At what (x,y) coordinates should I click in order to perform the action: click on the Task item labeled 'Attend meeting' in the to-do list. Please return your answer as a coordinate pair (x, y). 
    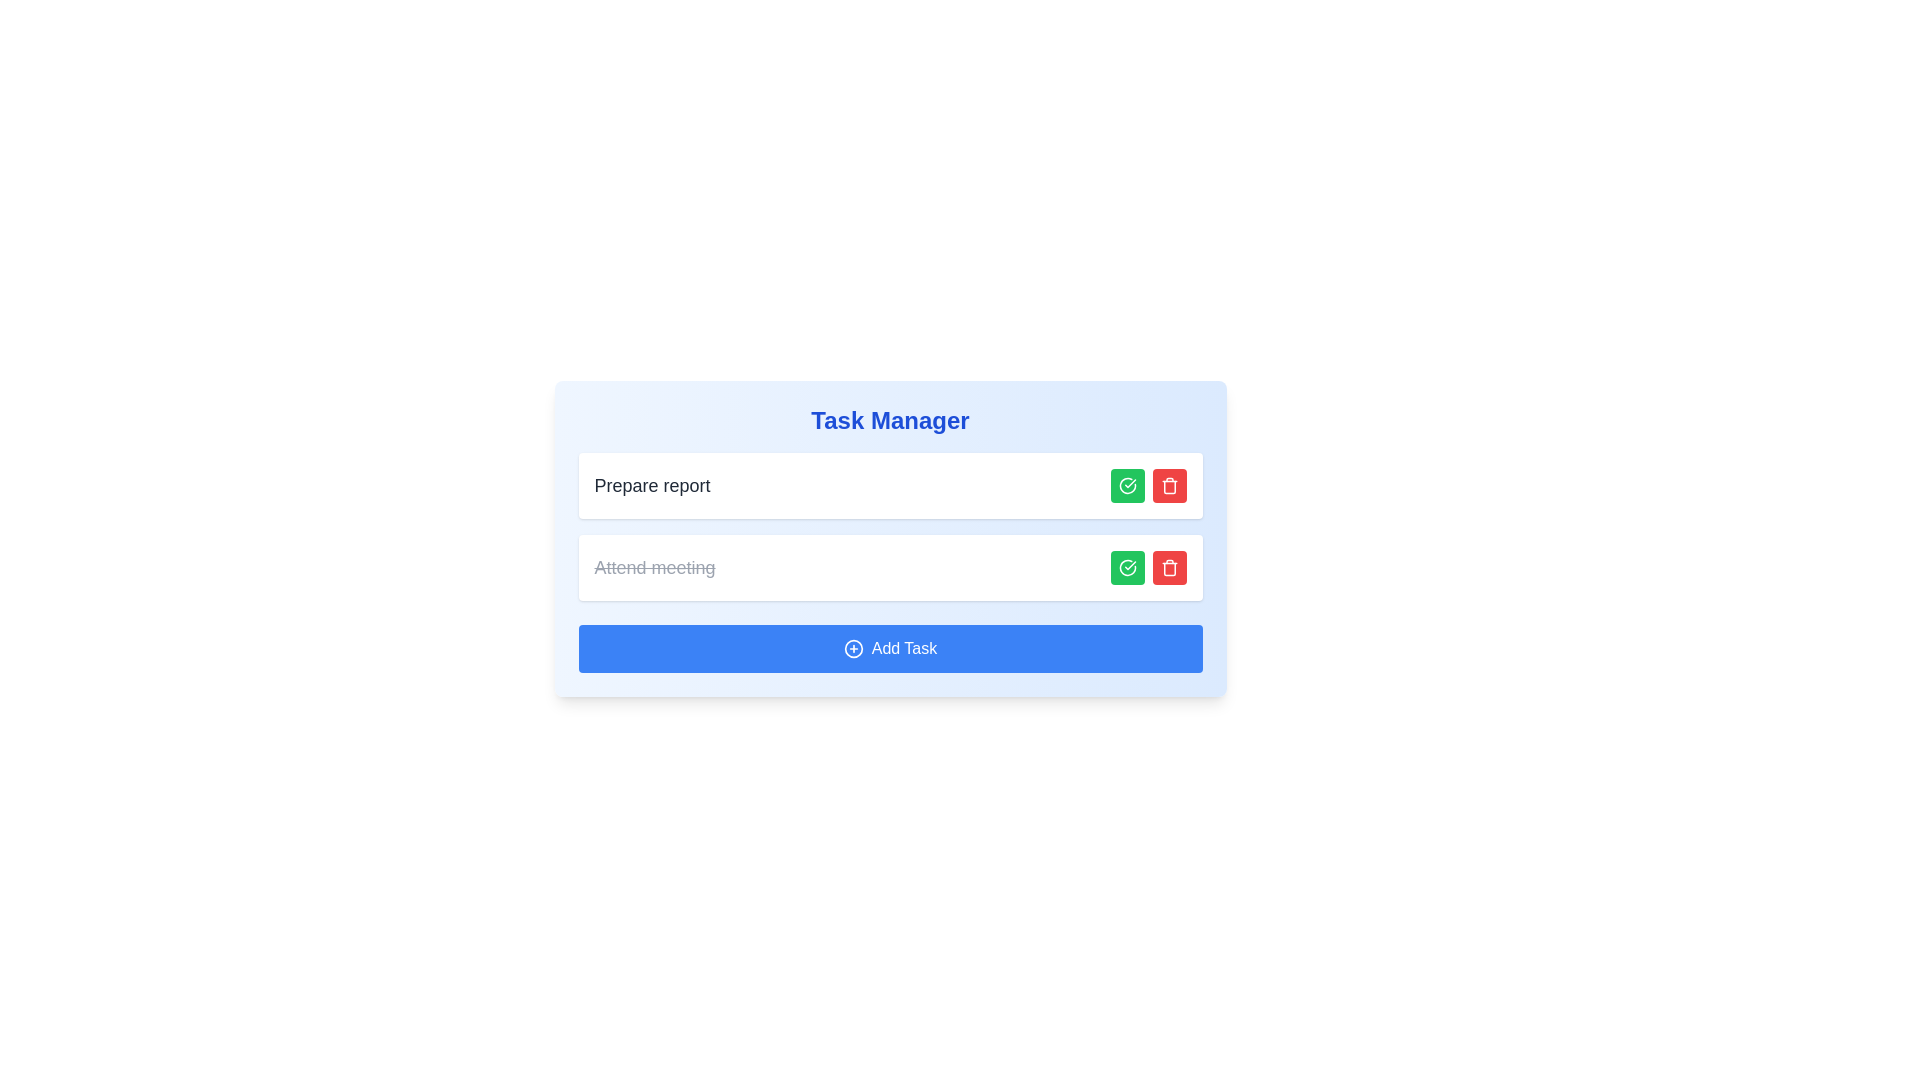
    Looking at the image, I should click on (889, 567).